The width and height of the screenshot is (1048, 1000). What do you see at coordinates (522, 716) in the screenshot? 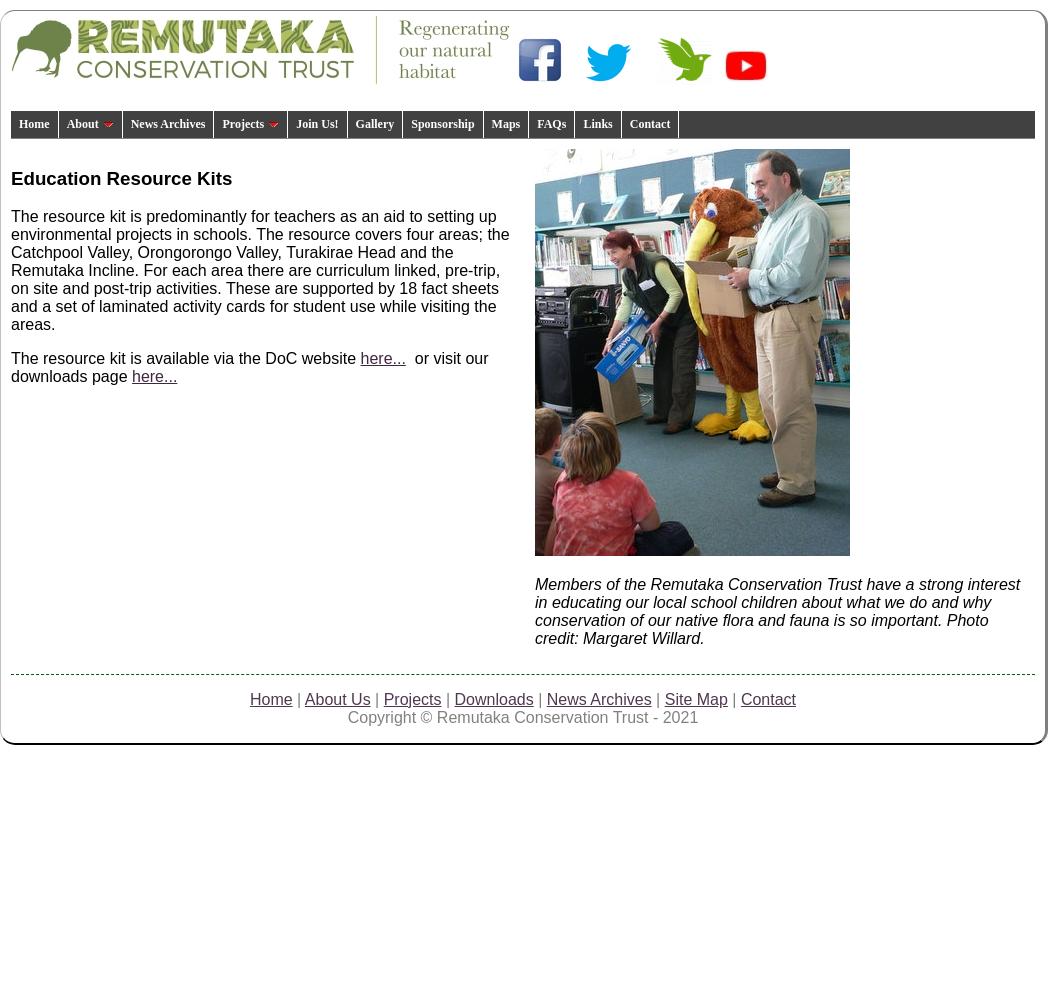
I see `'Copyright © Remutaka Conservation Trust - 2021'` at bounding box center [522, 716].